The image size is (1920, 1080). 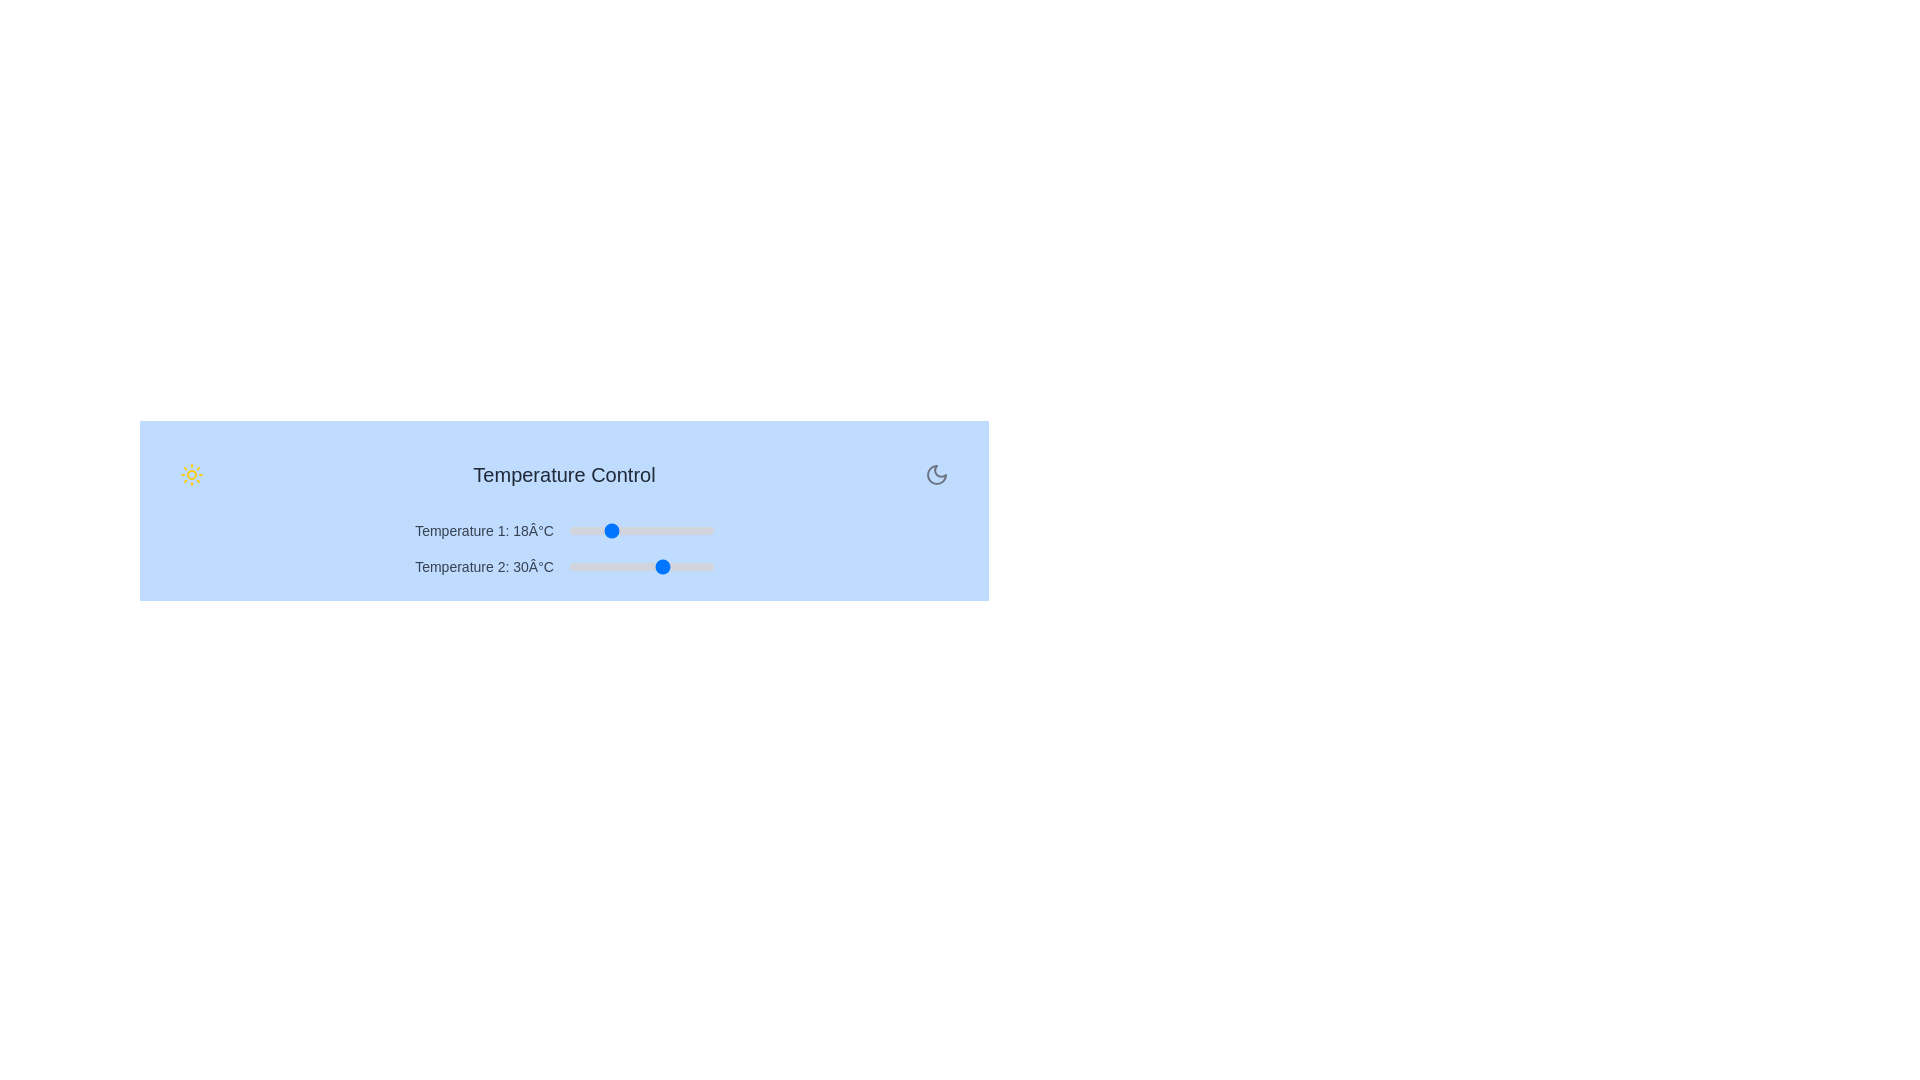 I want to click on the temperature, so click(x=616, y=530).